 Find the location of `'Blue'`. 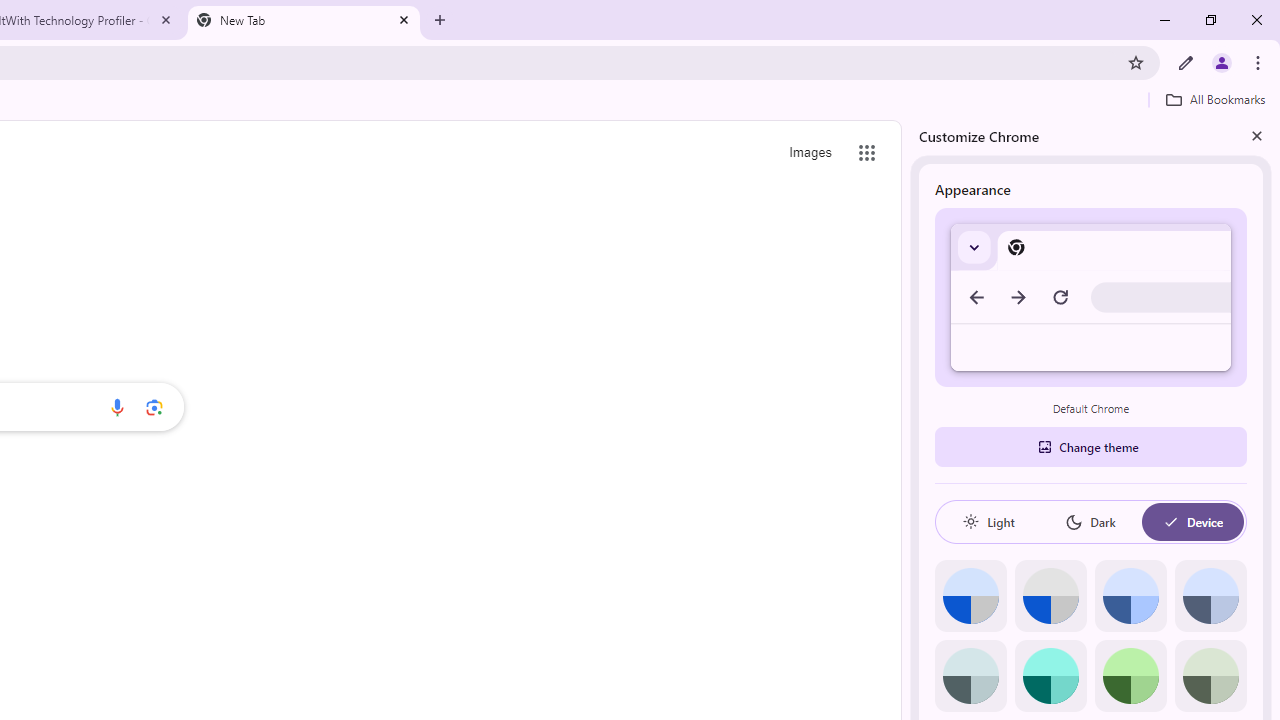

'Blue' is located at coordinates (1130, 595).